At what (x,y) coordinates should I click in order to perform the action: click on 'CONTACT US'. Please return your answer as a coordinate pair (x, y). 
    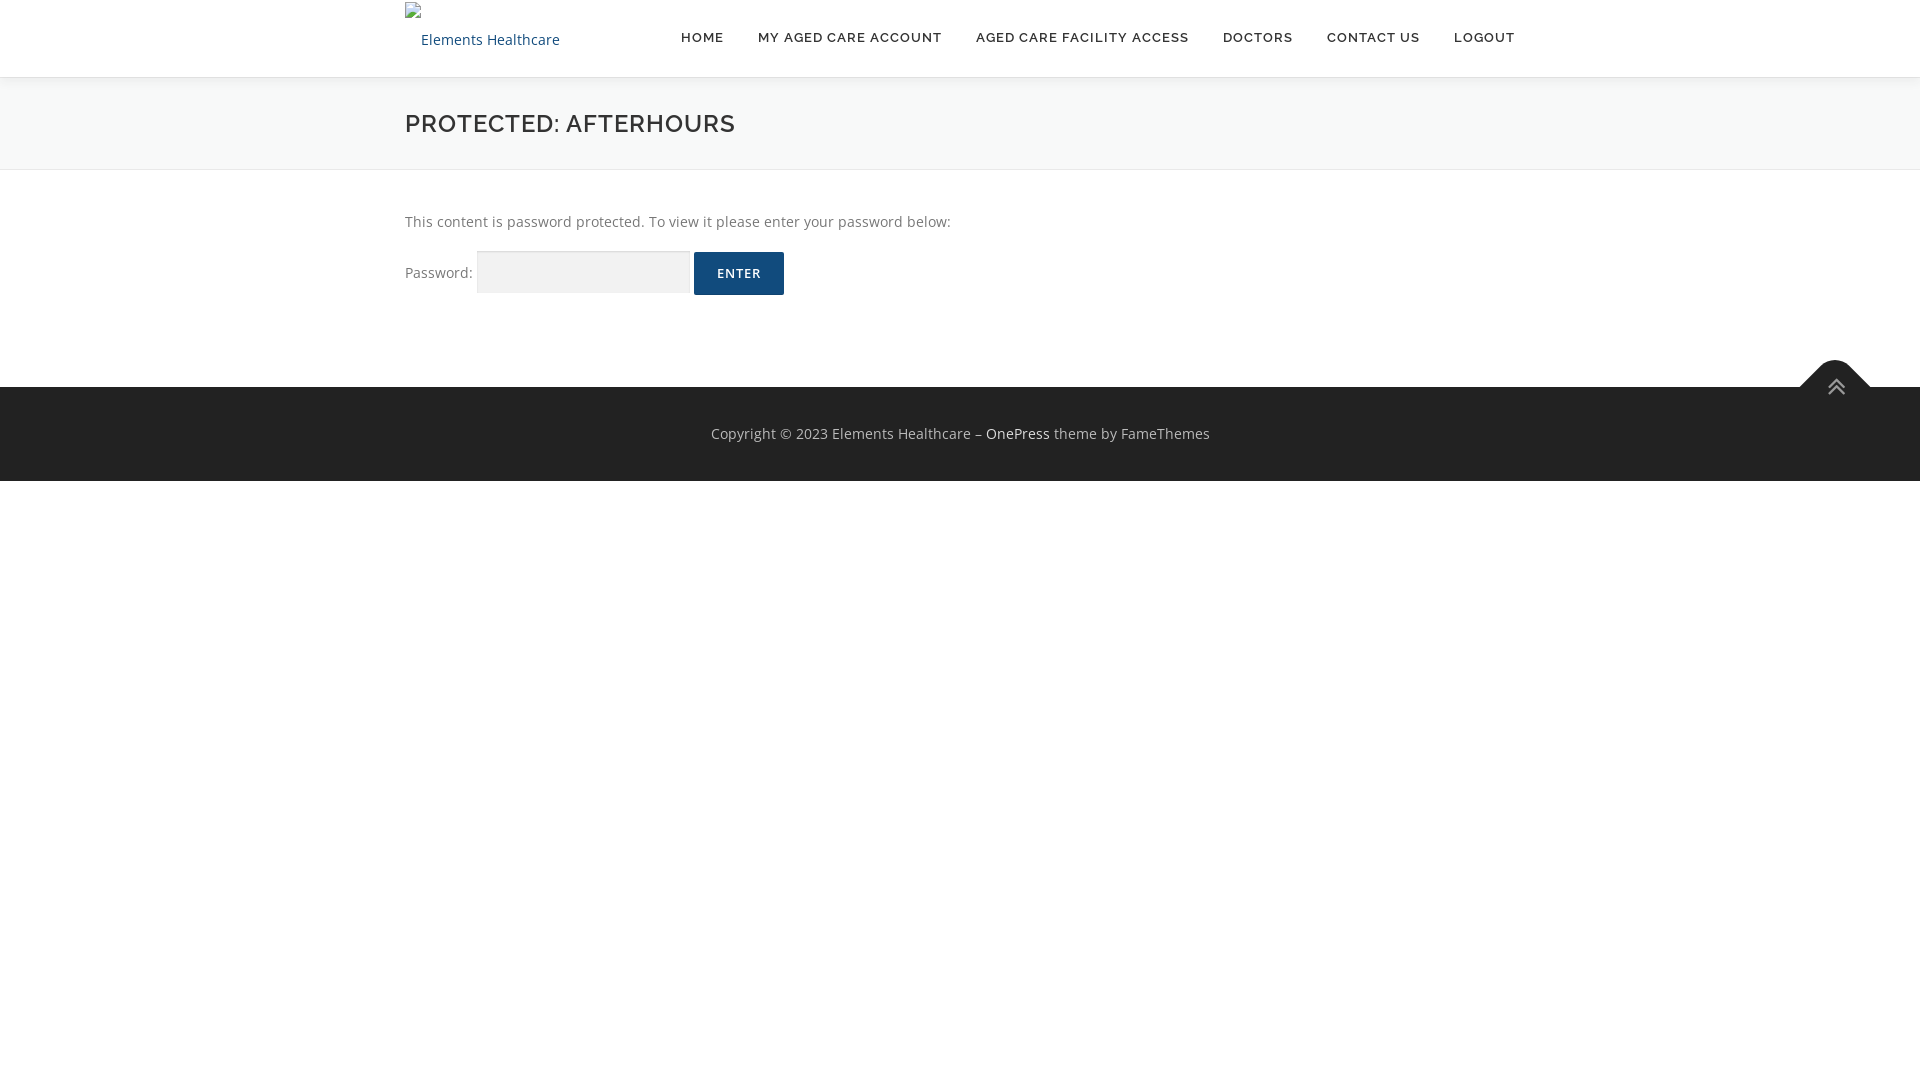
    Looking at the image, I should click on (1372, 37).